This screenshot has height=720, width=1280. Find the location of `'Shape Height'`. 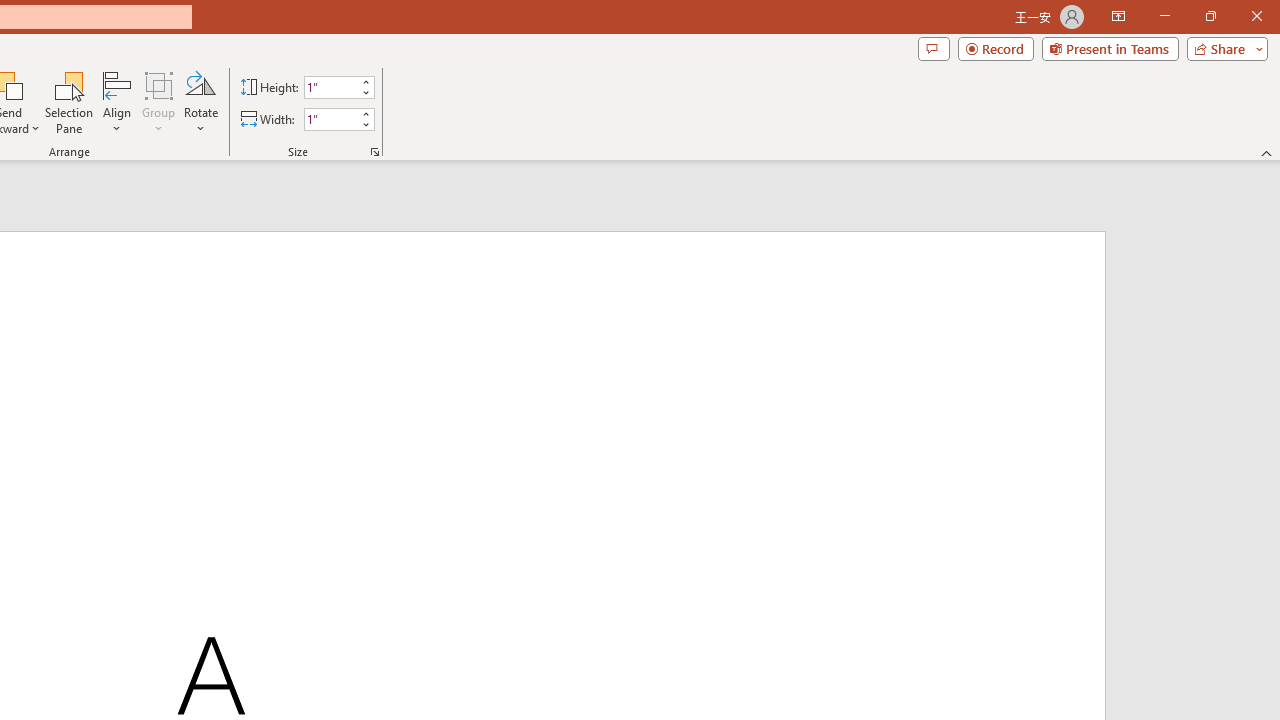

'Shape Height' is located at coordinates (330, 86).